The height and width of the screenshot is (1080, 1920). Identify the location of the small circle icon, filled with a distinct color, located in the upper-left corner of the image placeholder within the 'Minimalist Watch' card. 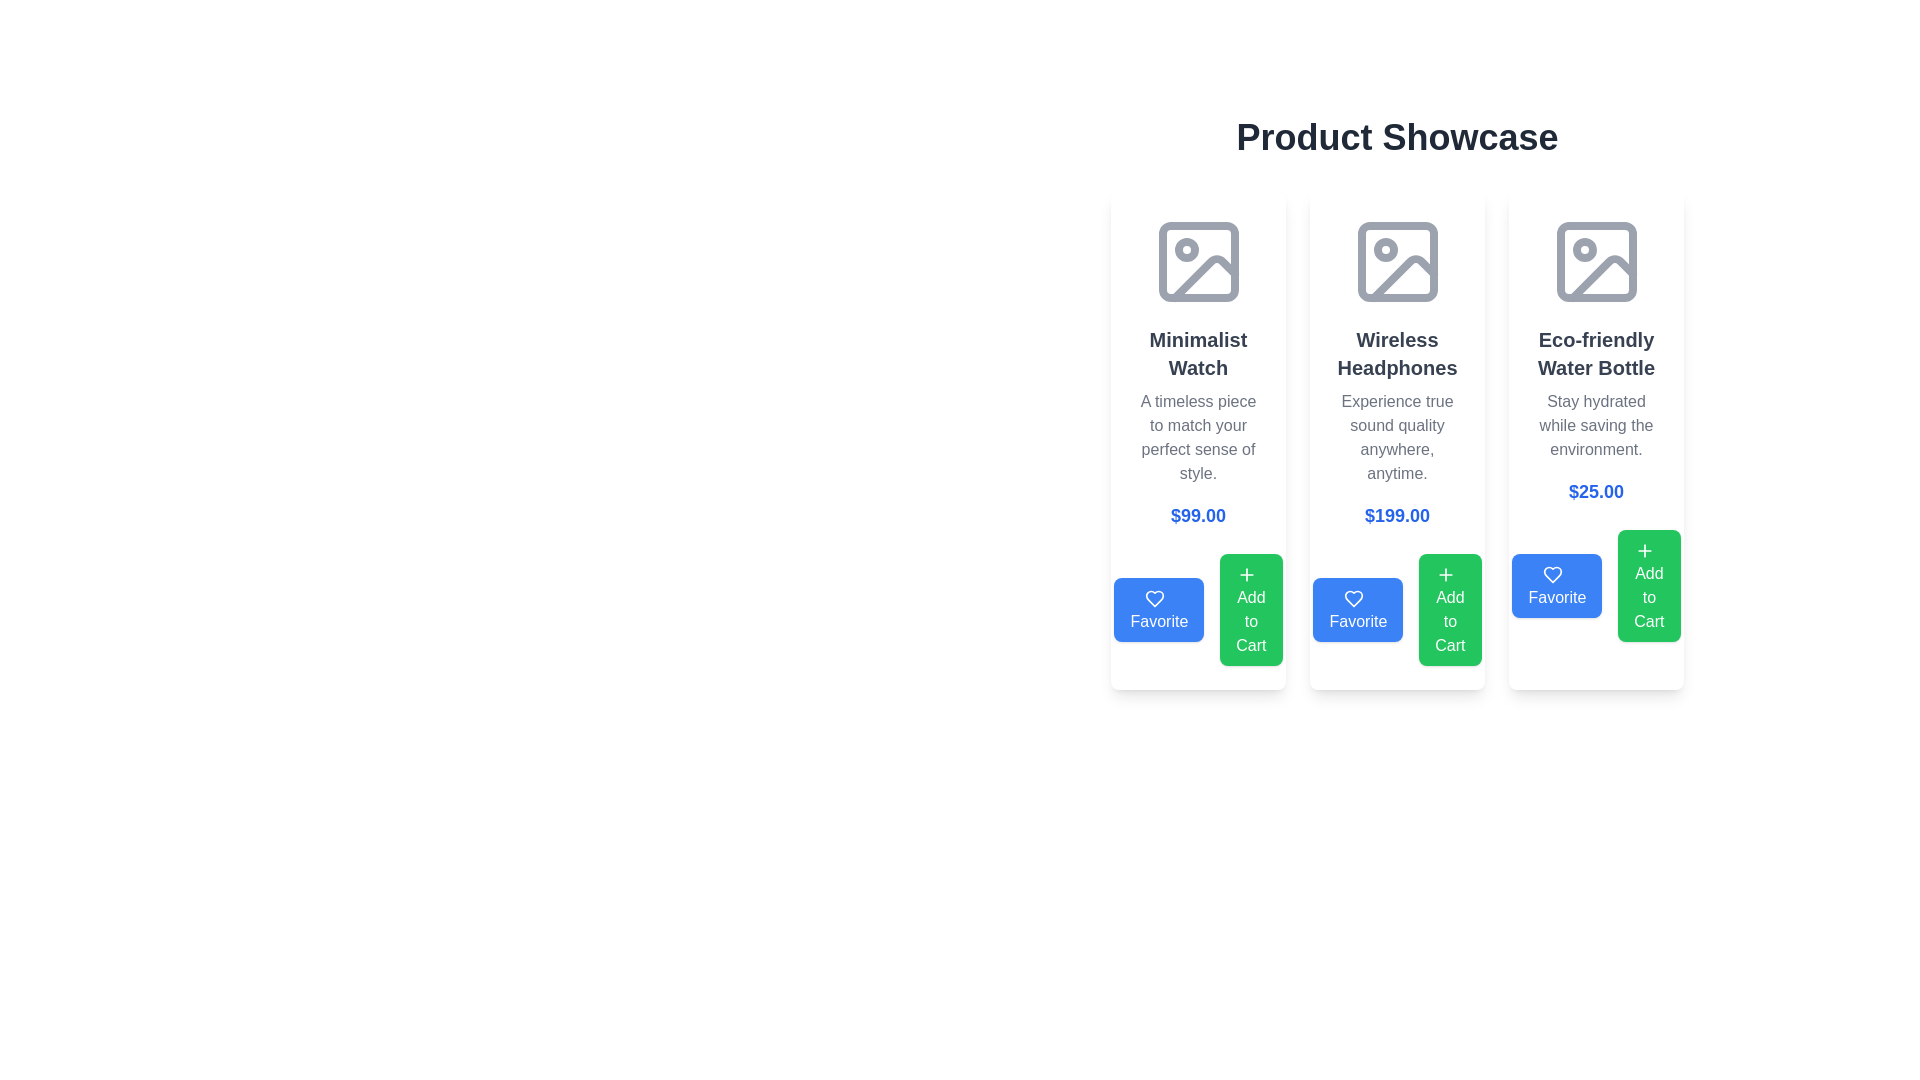
(1186, 249).